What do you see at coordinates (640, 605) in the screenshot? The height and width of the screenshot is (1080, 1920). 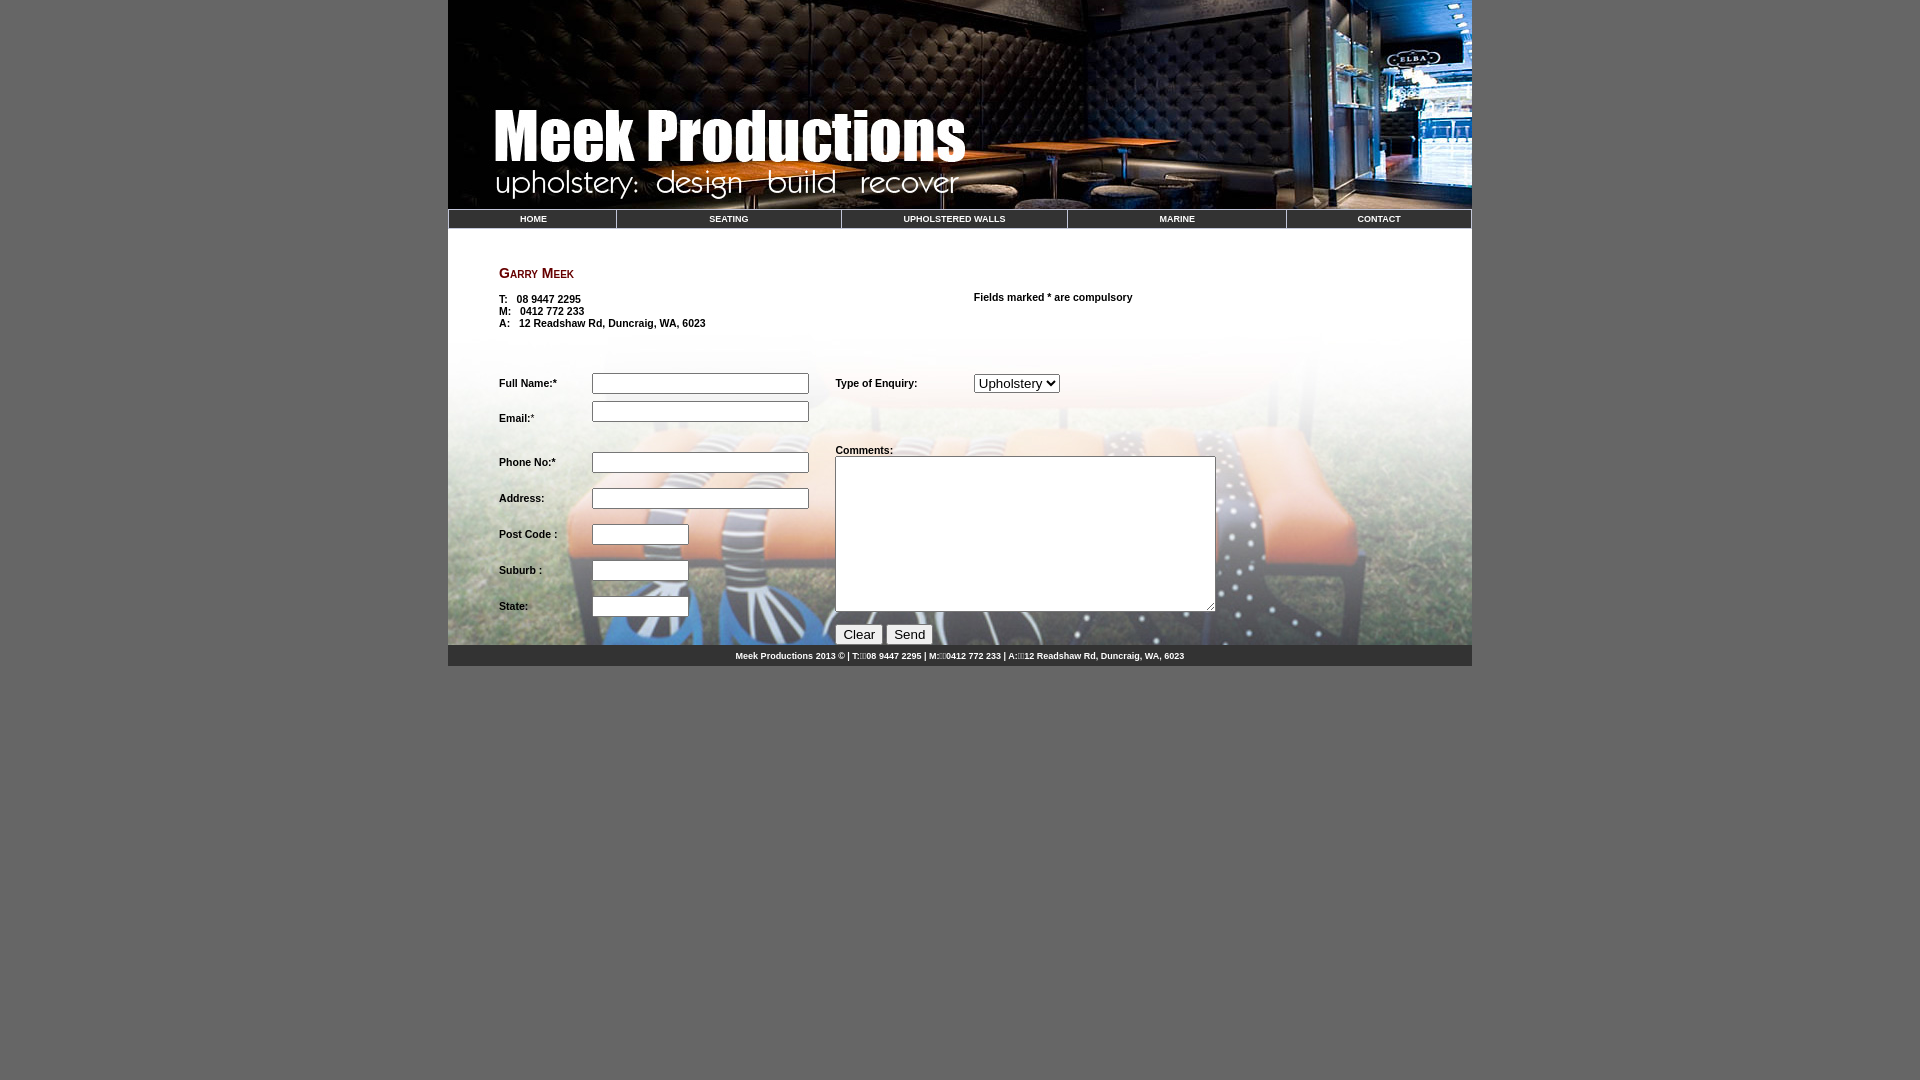 I see `'Enter your State'` at bounding box center [640, 605].